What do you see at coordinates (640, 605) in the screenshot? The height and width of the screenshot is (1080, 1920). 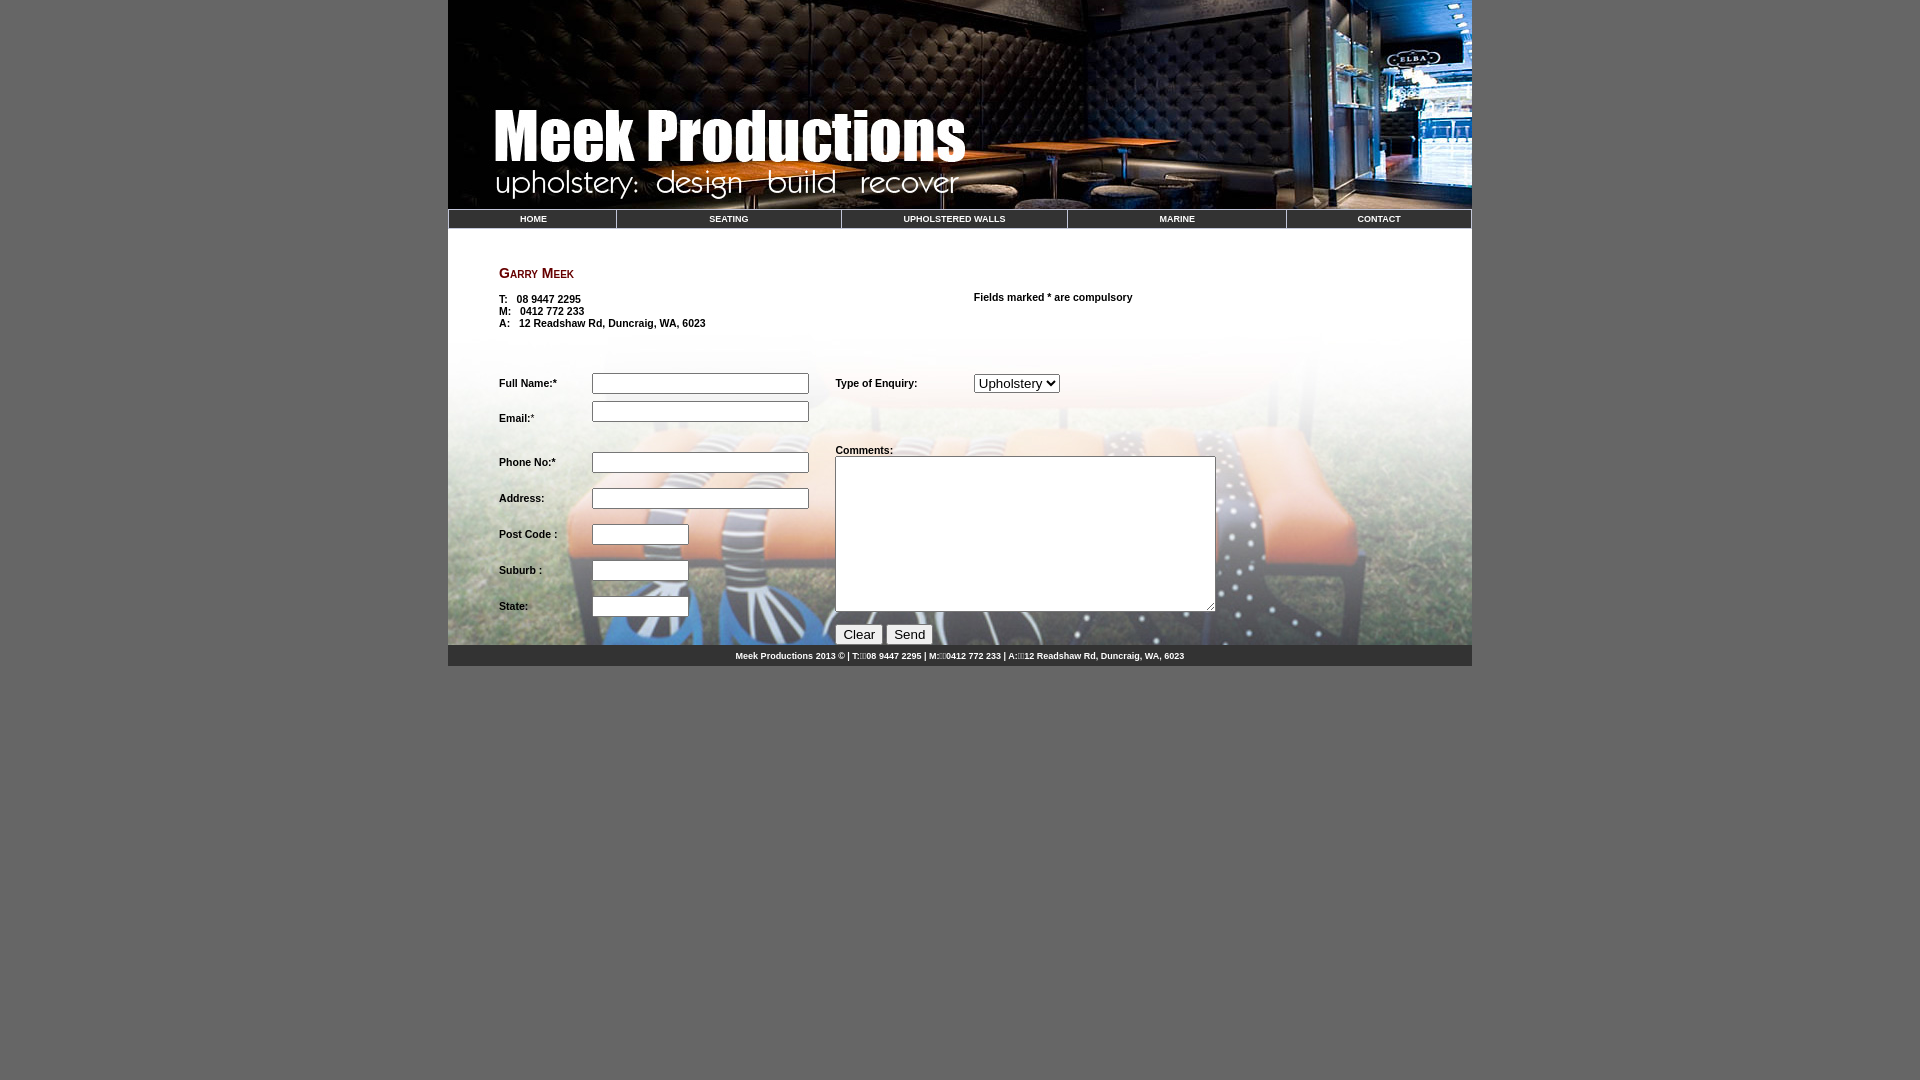 I see `'Enter your State'` at bounding box center [640, 605].